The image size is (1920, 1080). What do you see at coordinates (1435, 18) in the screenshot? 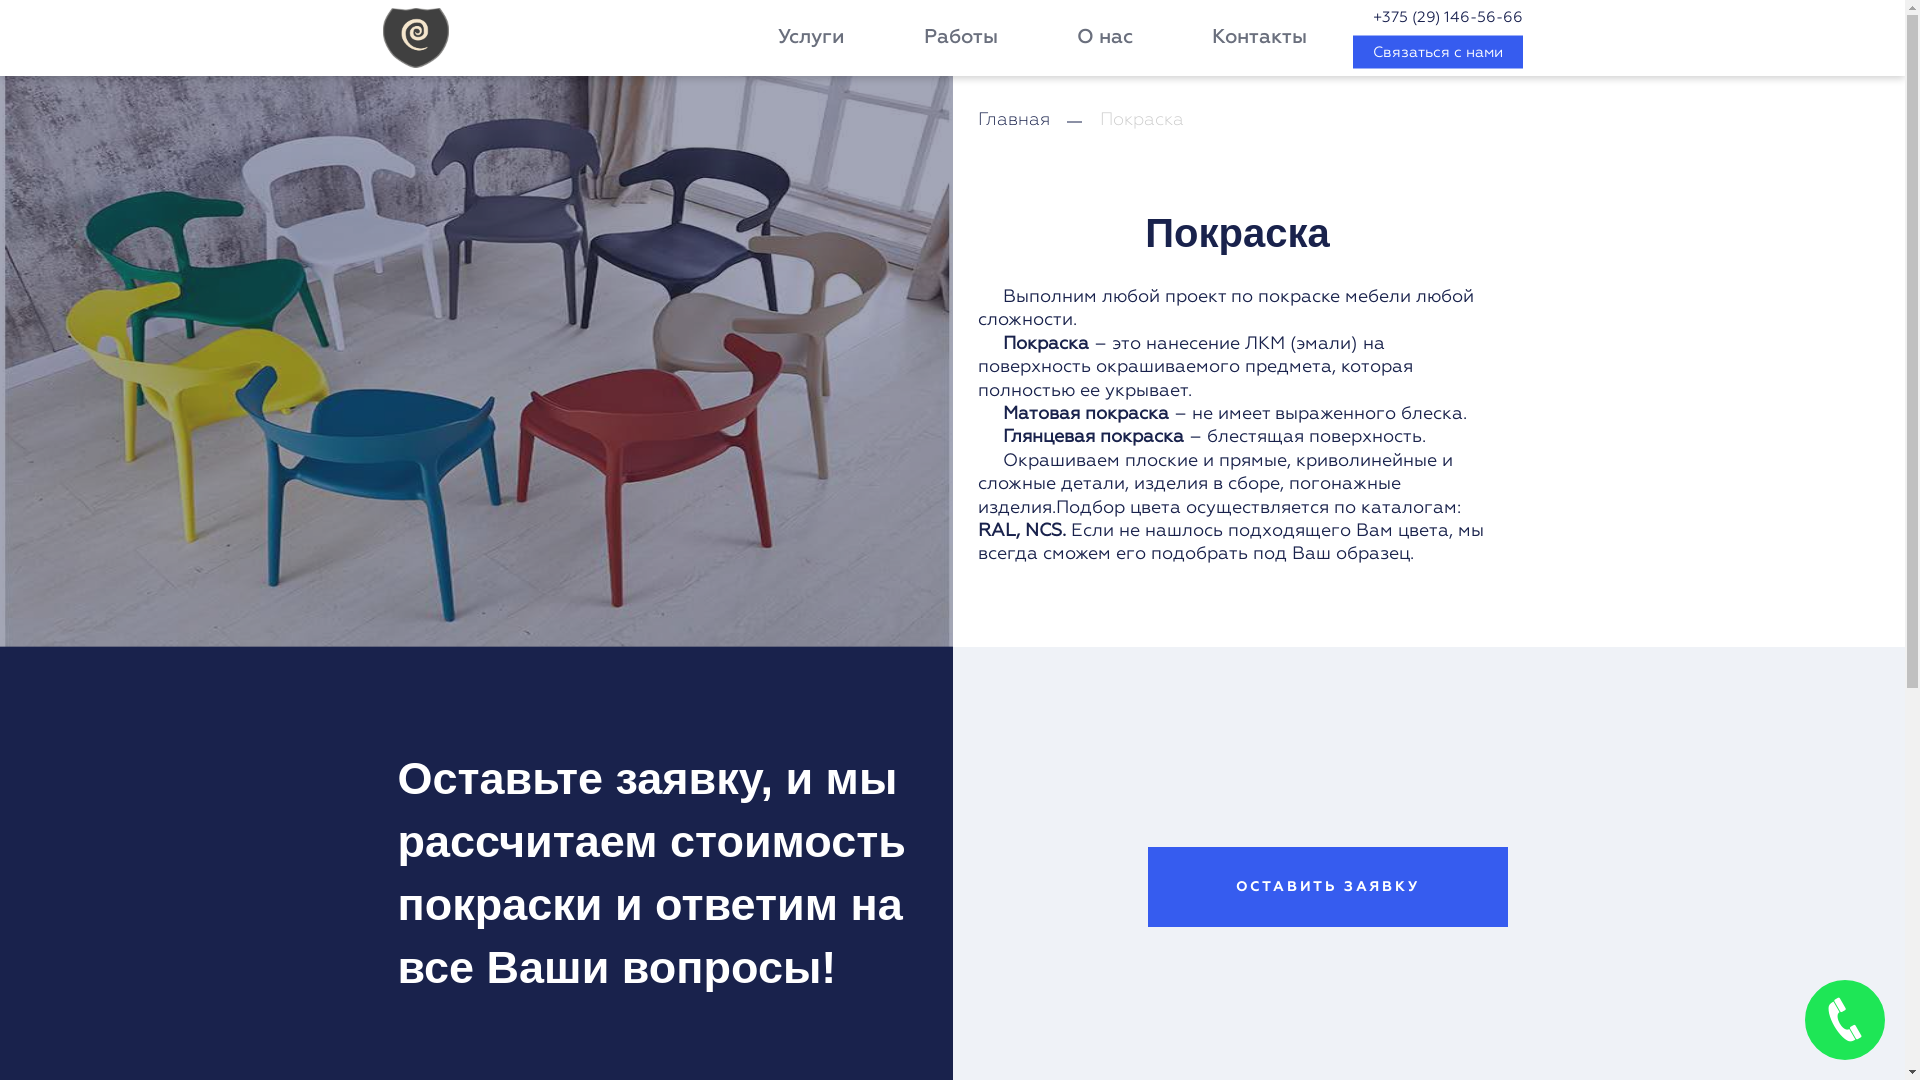
I see `'+375 (29) 146-56-66'` at bounding box center [1435, 18].